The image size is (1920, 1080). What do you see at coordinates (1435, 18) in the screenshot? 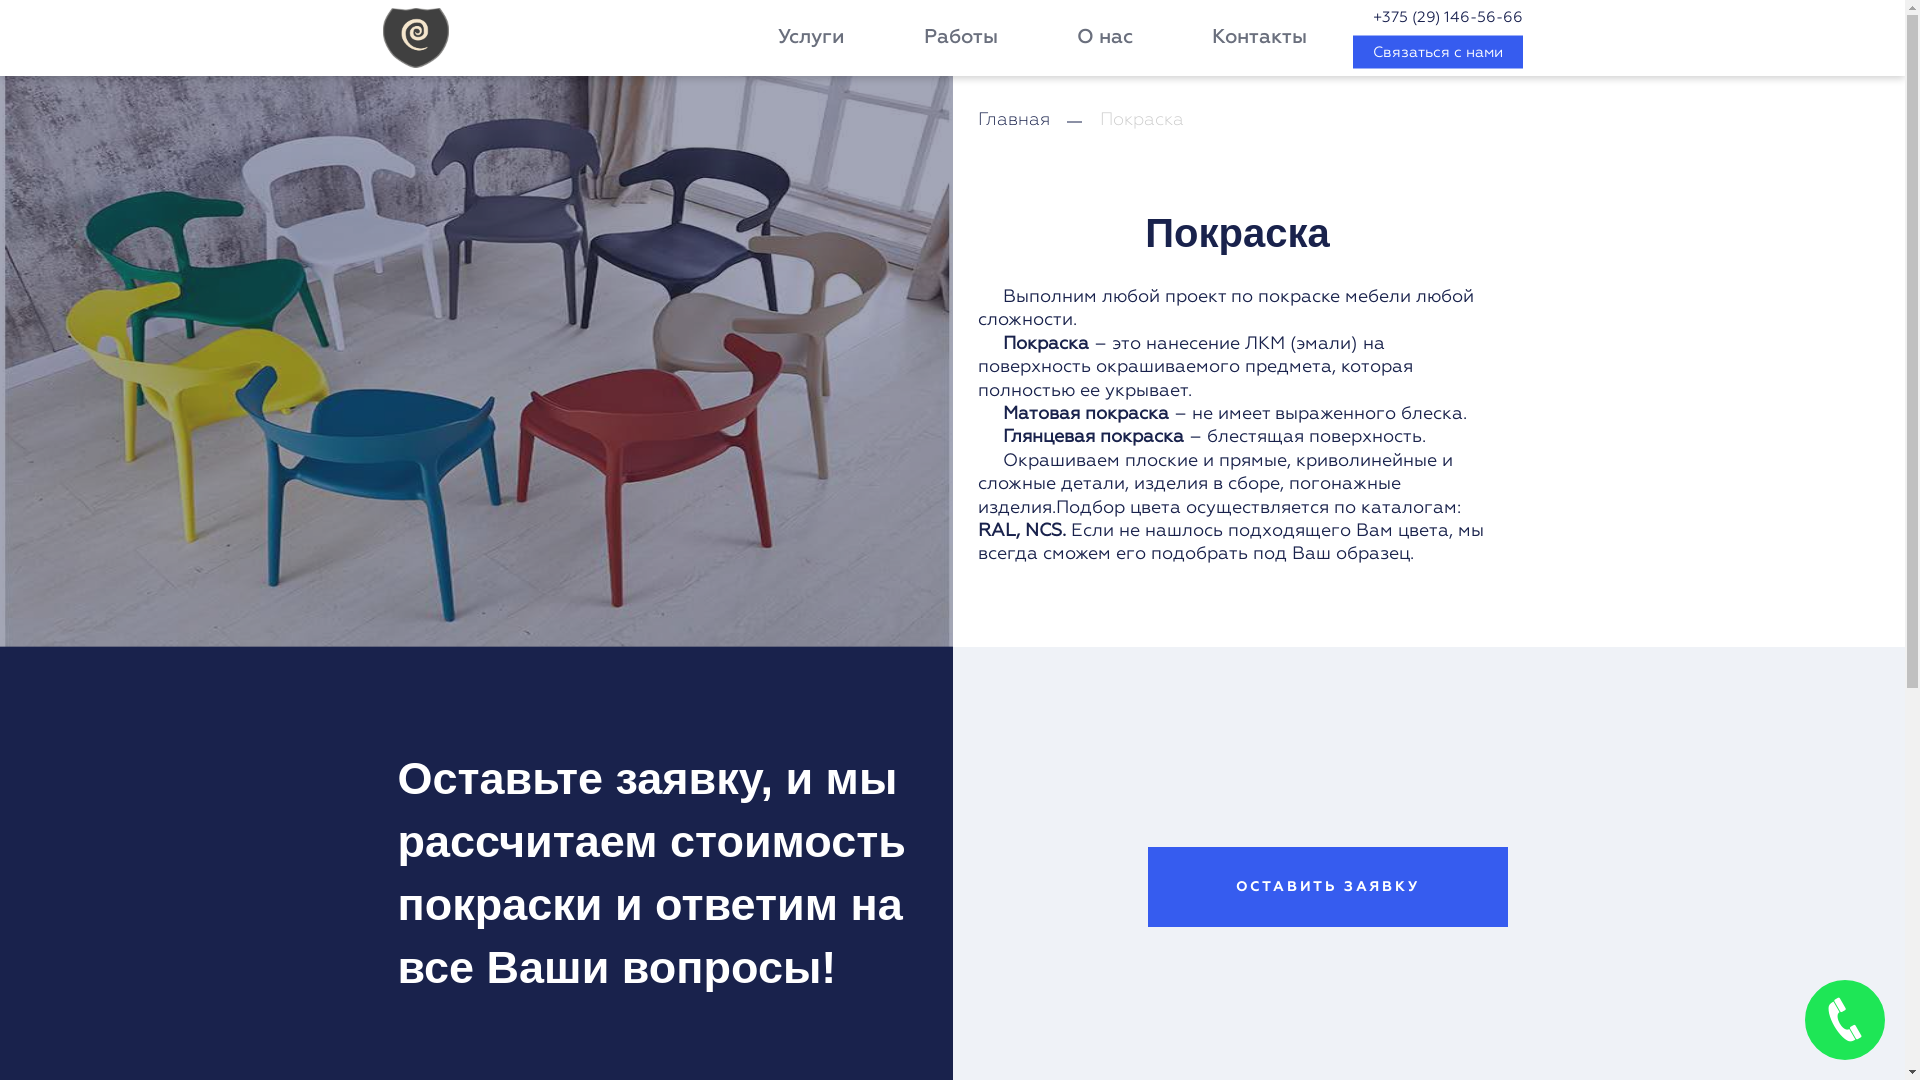
I see `'+375 (29) 146-56-66'` at bounding box center [1435, 18].